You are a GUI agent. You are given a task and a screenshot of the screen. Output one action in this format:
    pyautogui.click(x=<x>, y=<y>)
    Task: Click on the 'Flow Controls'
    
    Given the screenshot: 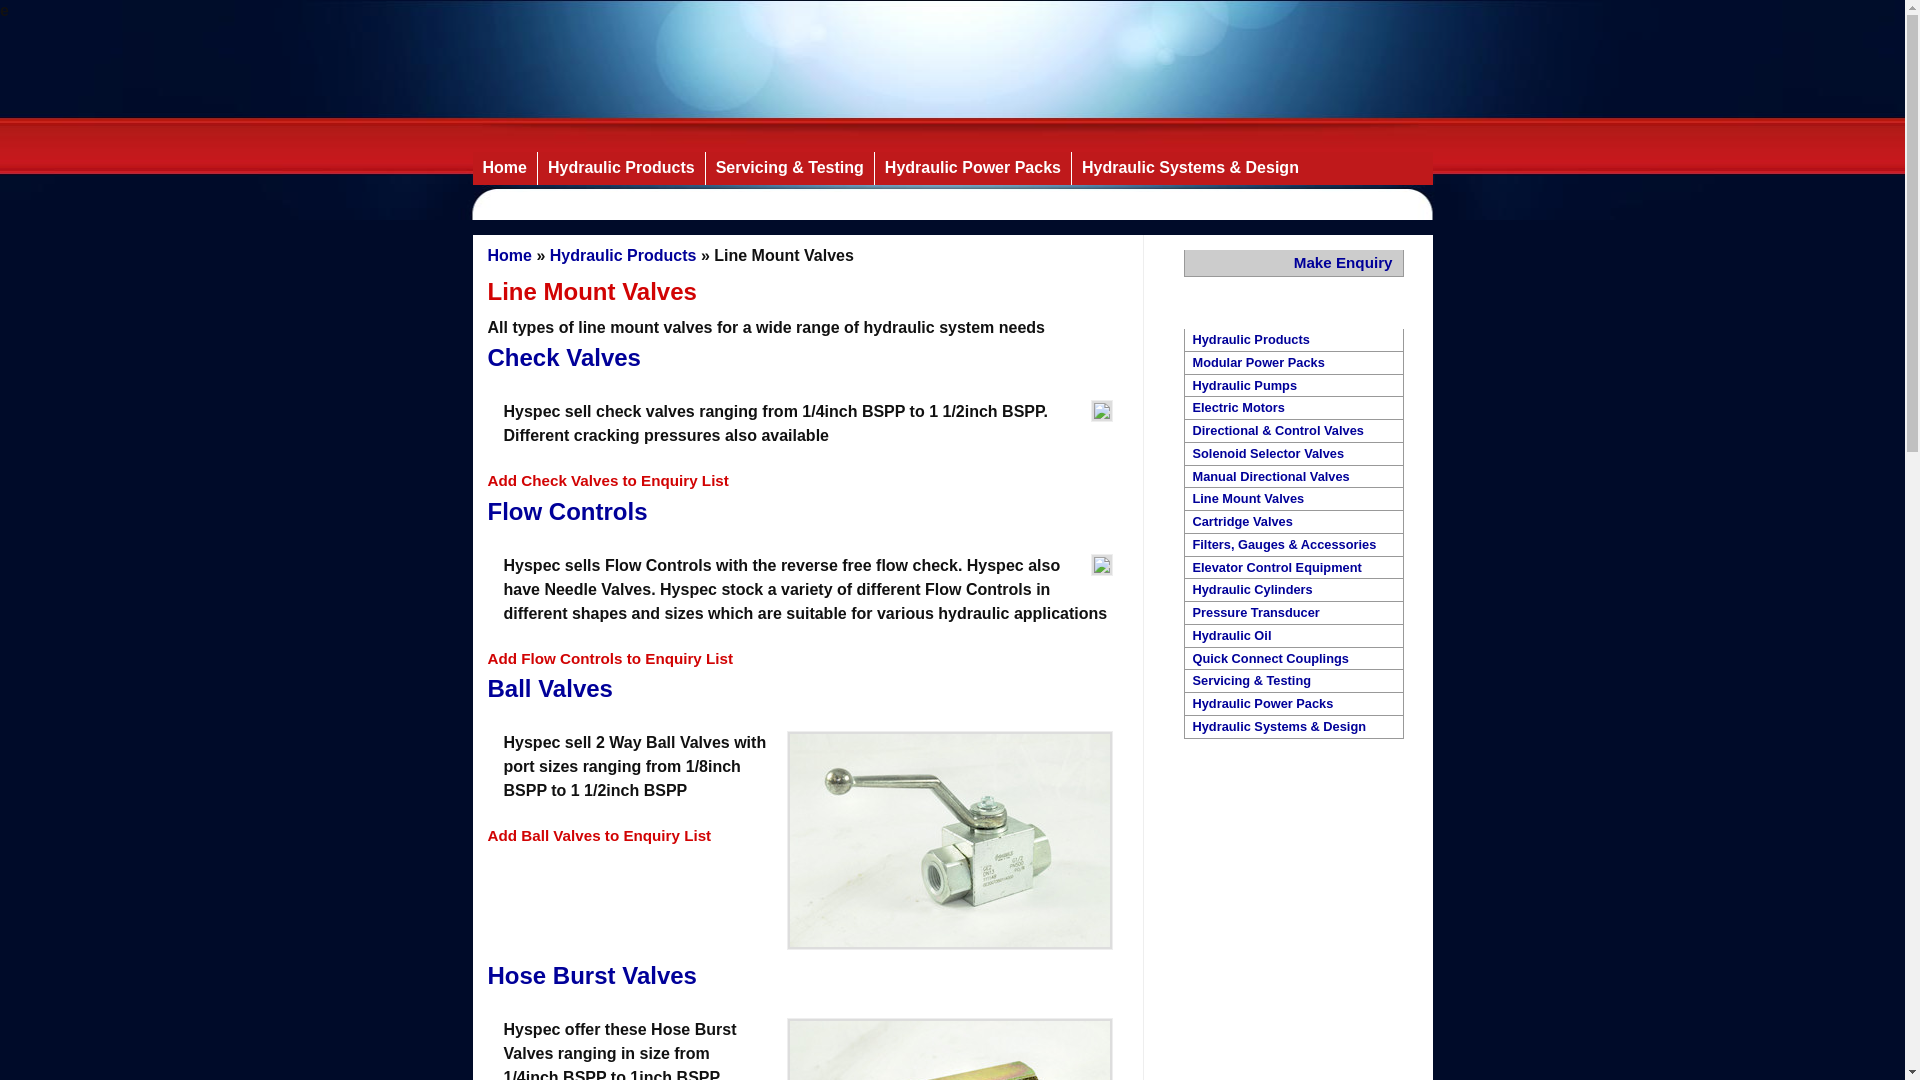 What is the action you would take?
    pyautogui.click(x=566, y=510)
    